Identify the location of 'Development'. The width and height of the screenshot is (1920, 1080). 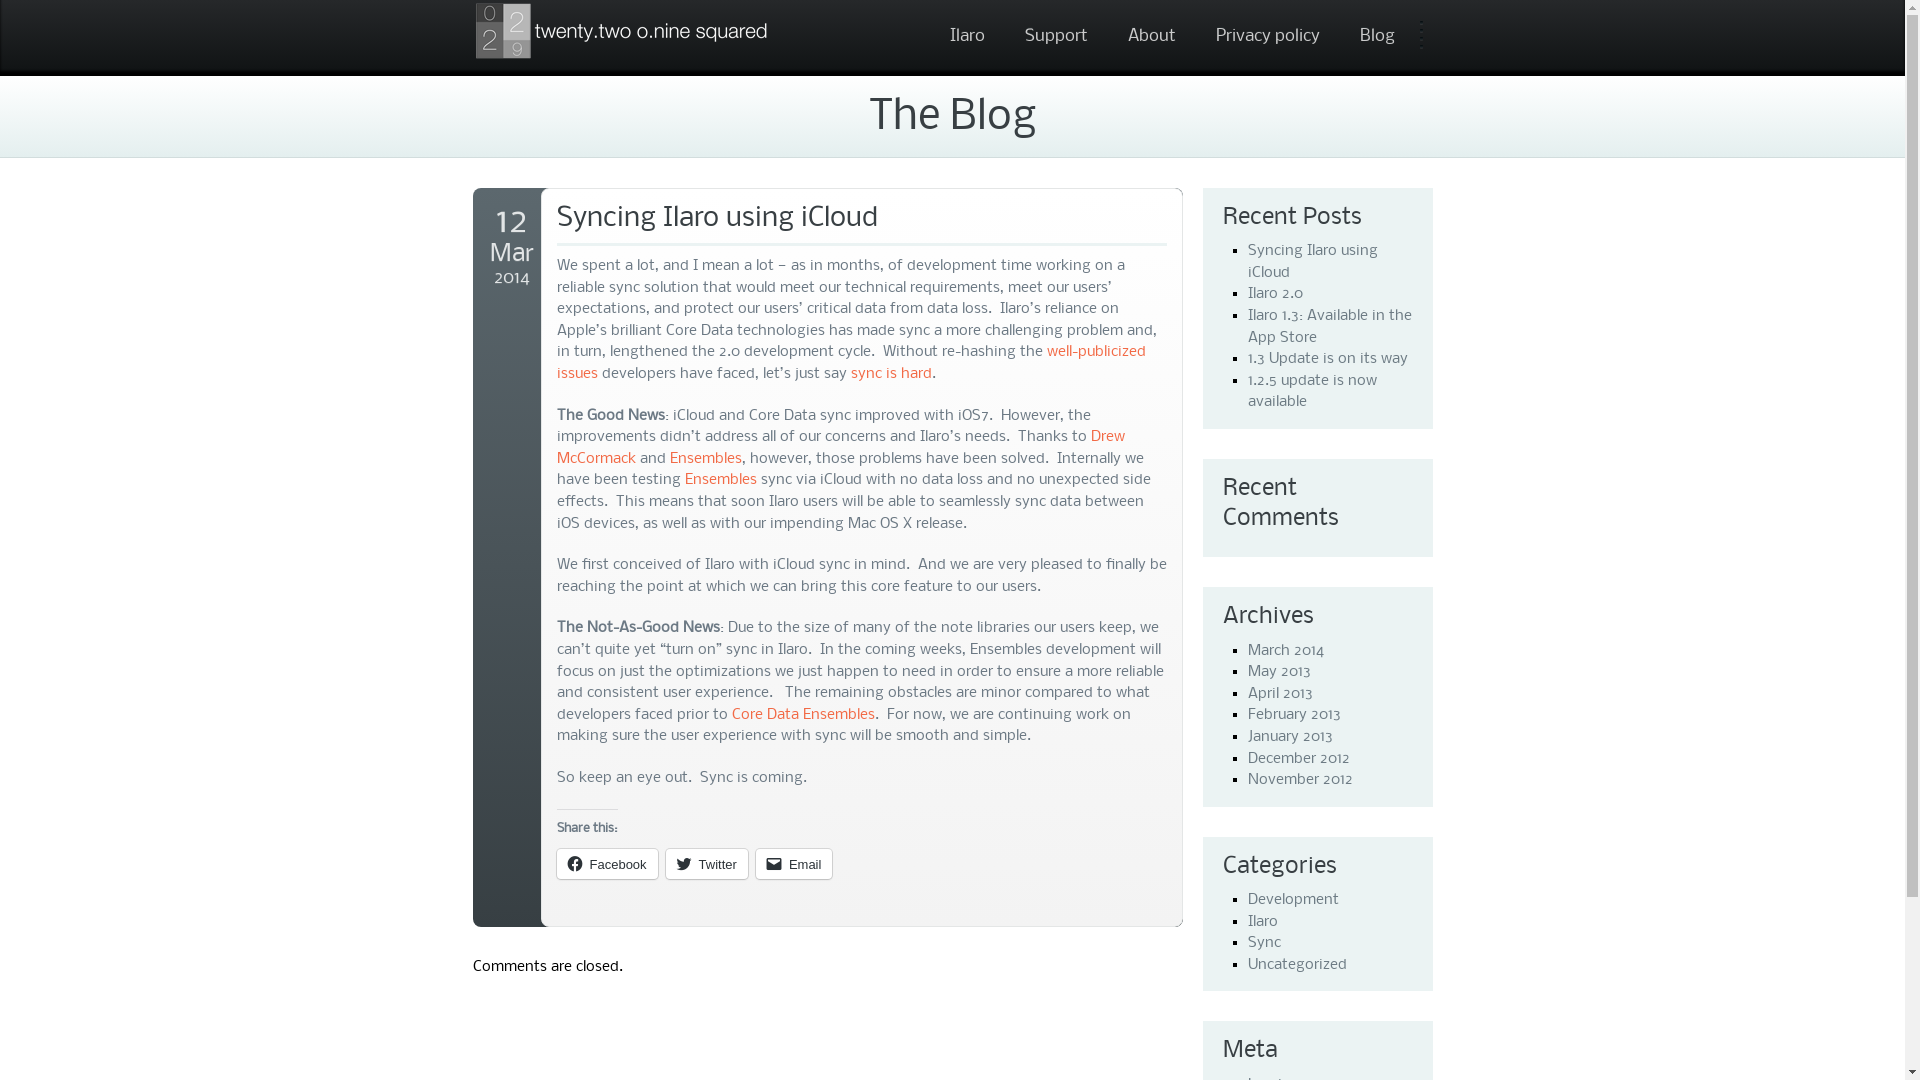
(1293, 898).